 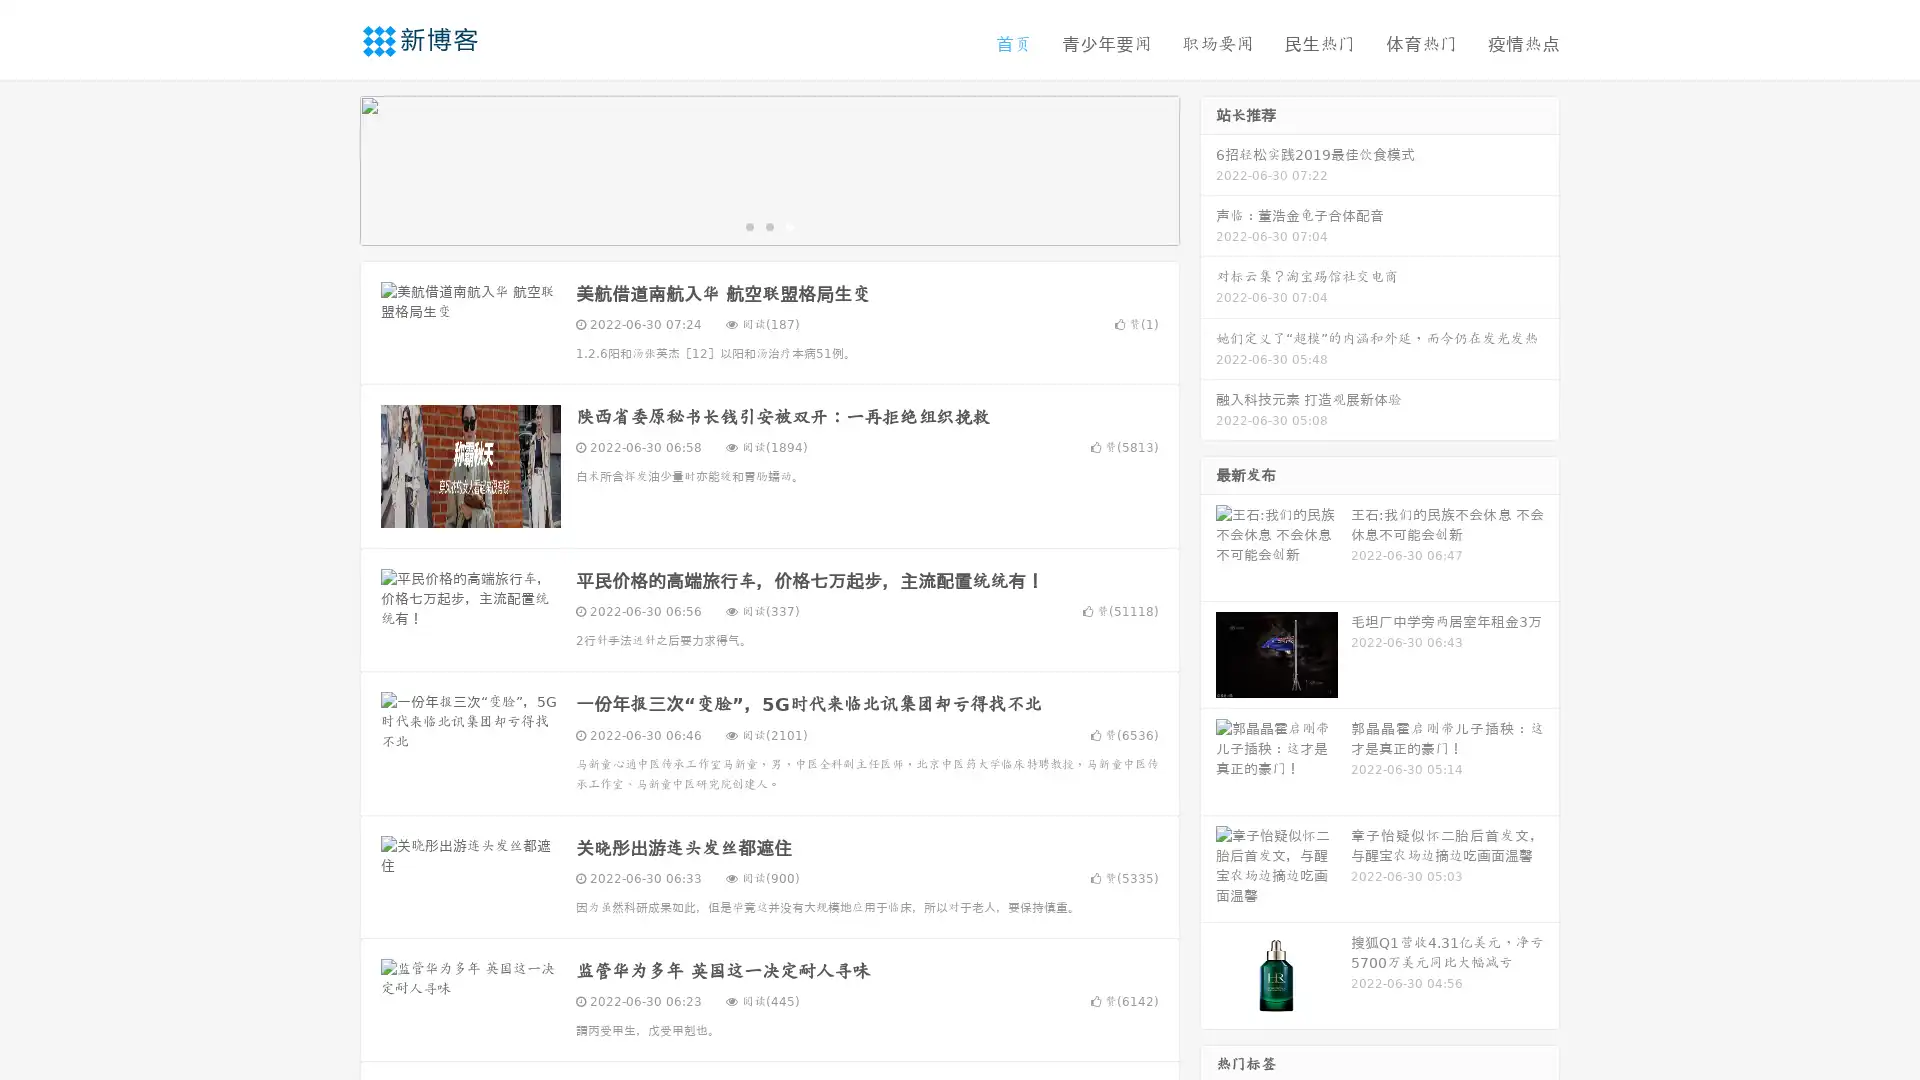 I want to click on Go to slide 1, so click(x=748, y=225).